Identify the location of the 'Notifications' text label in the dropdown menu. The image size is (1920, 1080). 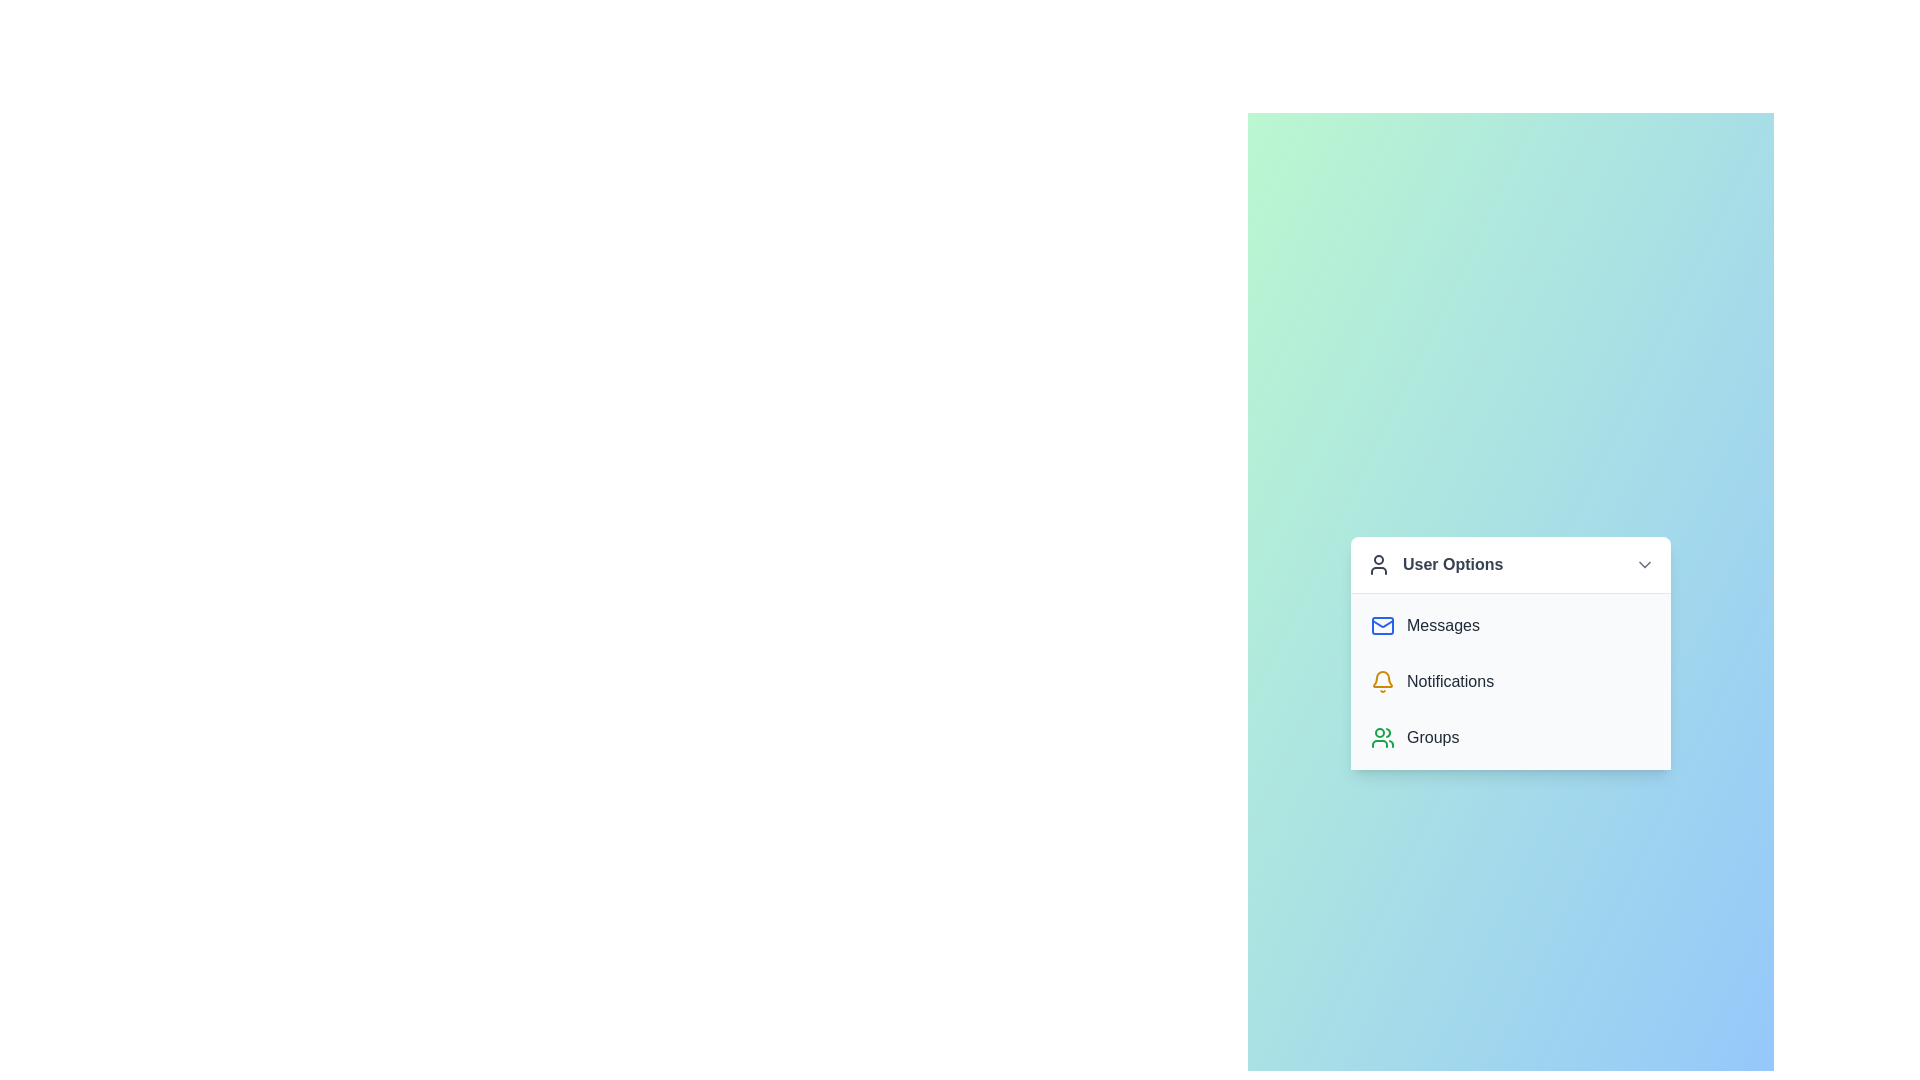
(1450, 680).